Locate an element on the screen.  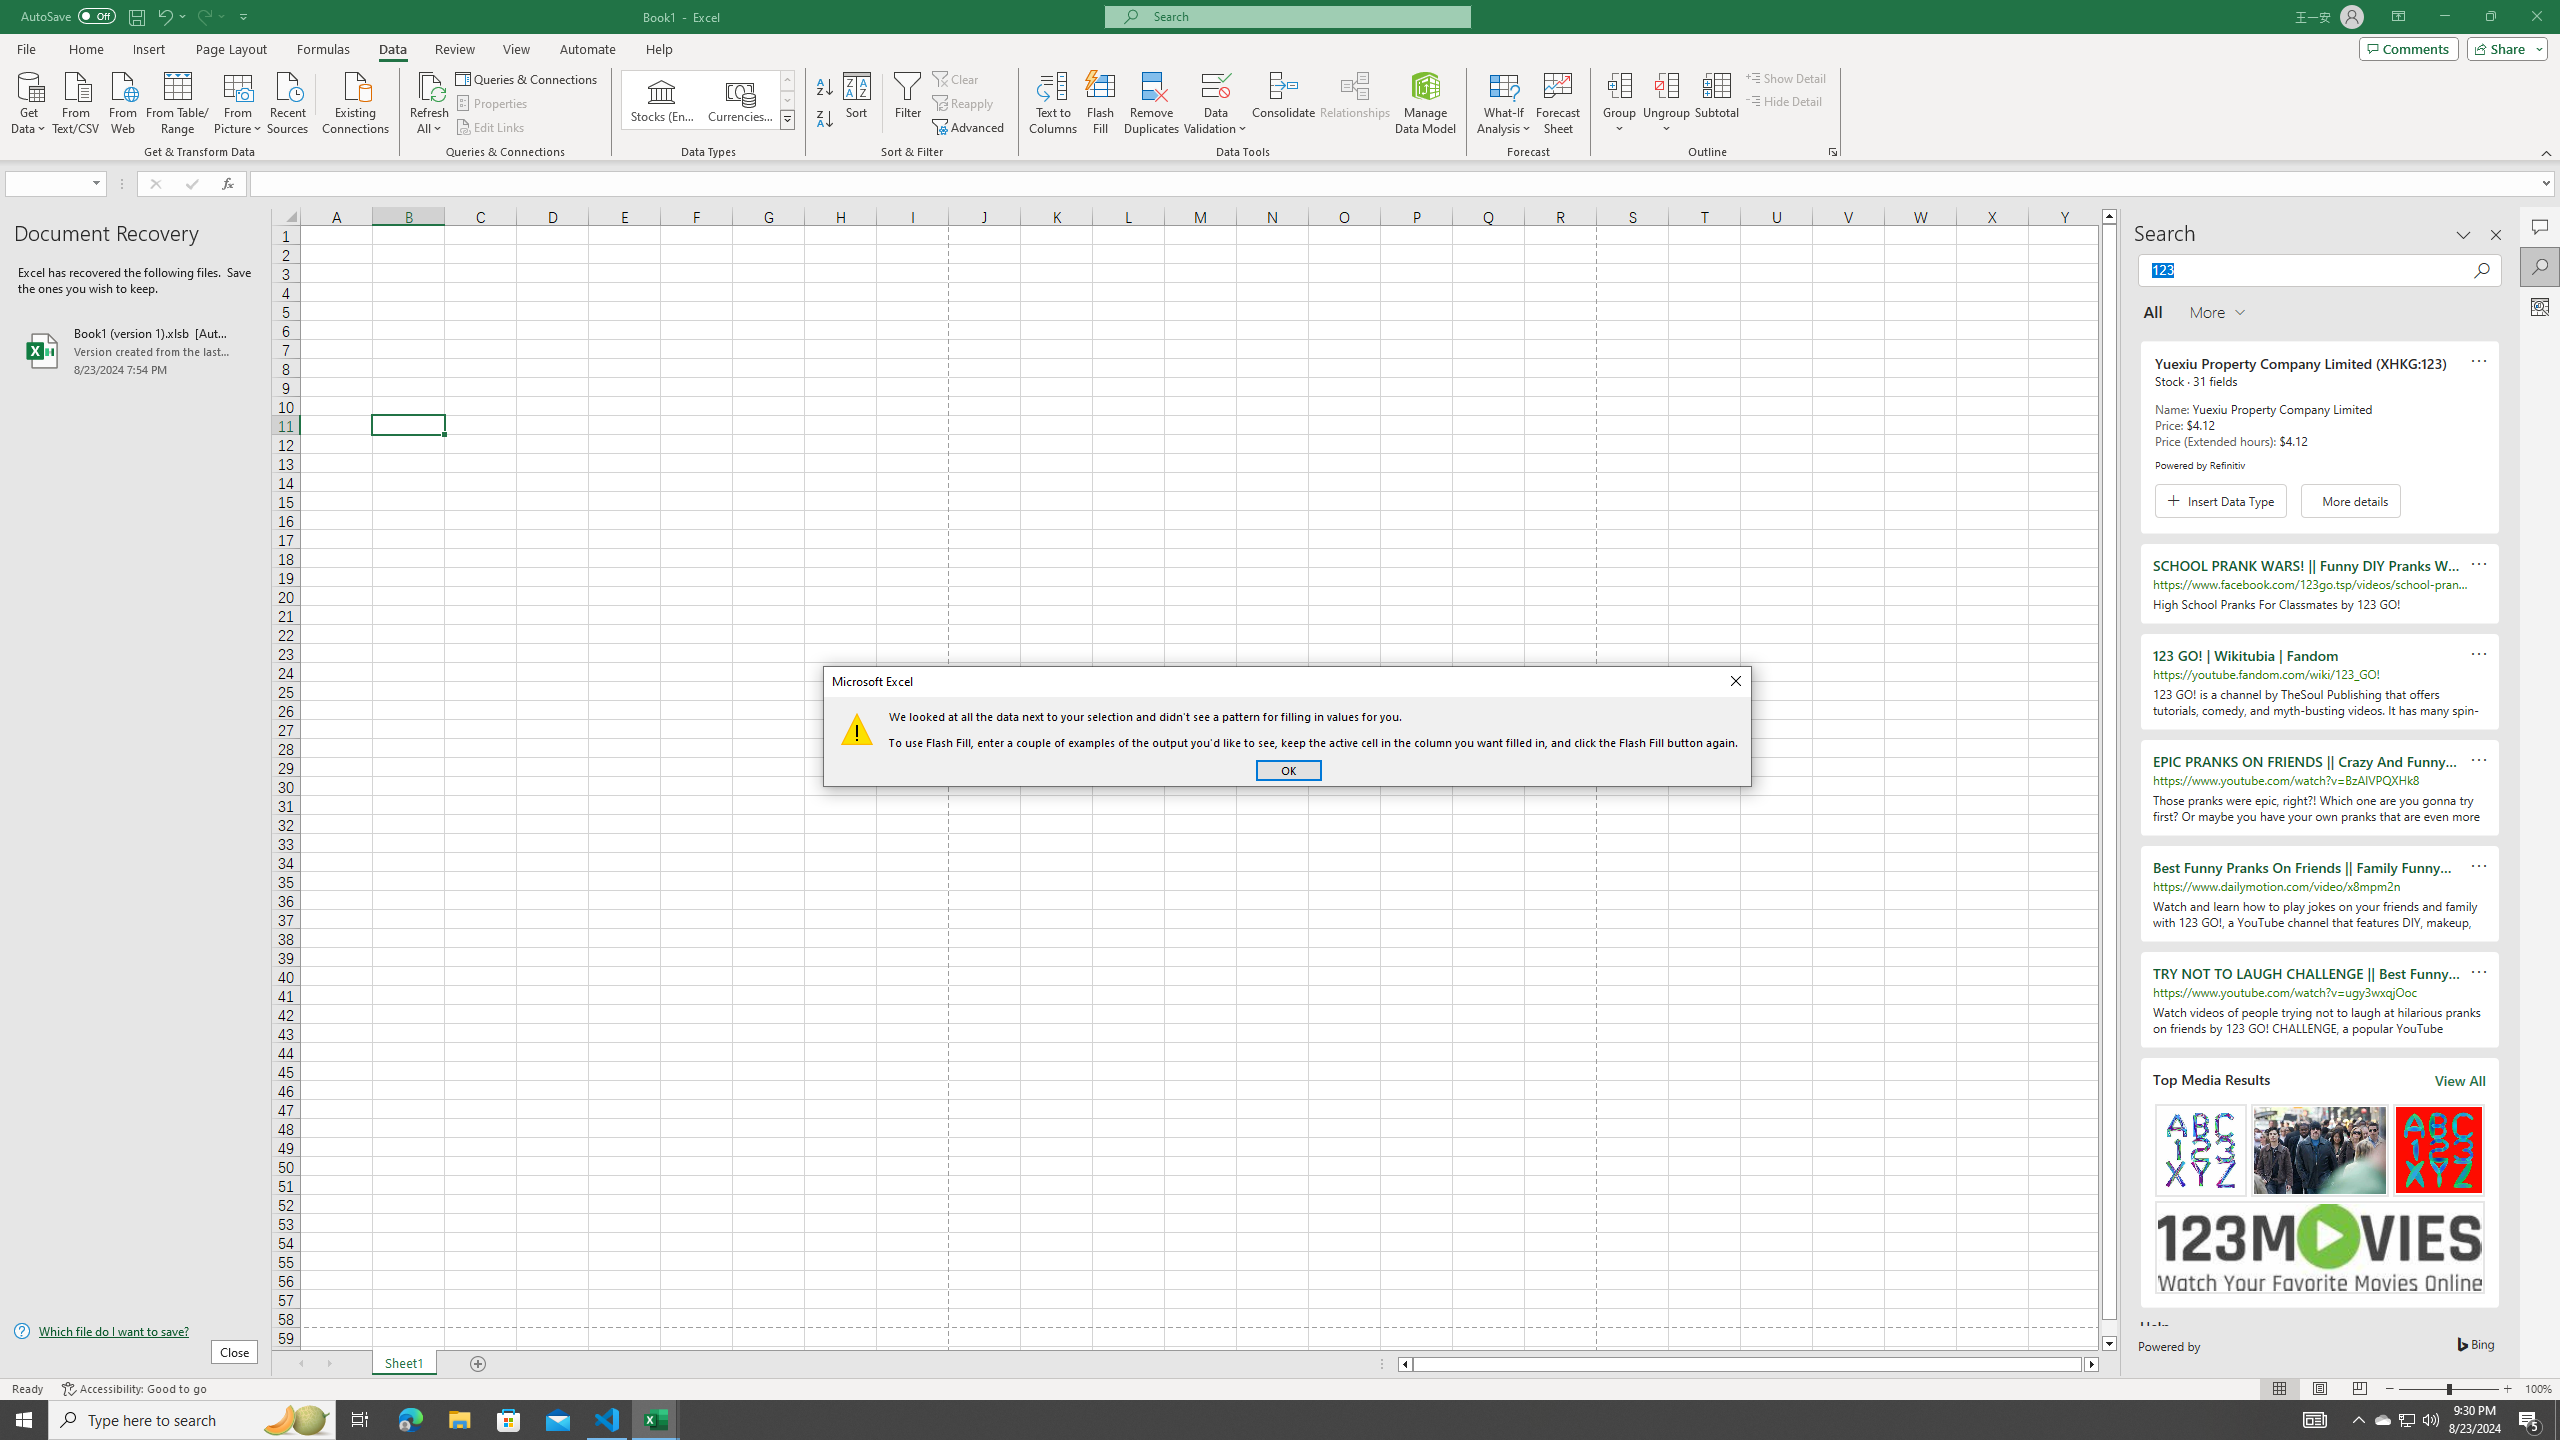
'Subtotal' is located at coordinates (1716, 103).